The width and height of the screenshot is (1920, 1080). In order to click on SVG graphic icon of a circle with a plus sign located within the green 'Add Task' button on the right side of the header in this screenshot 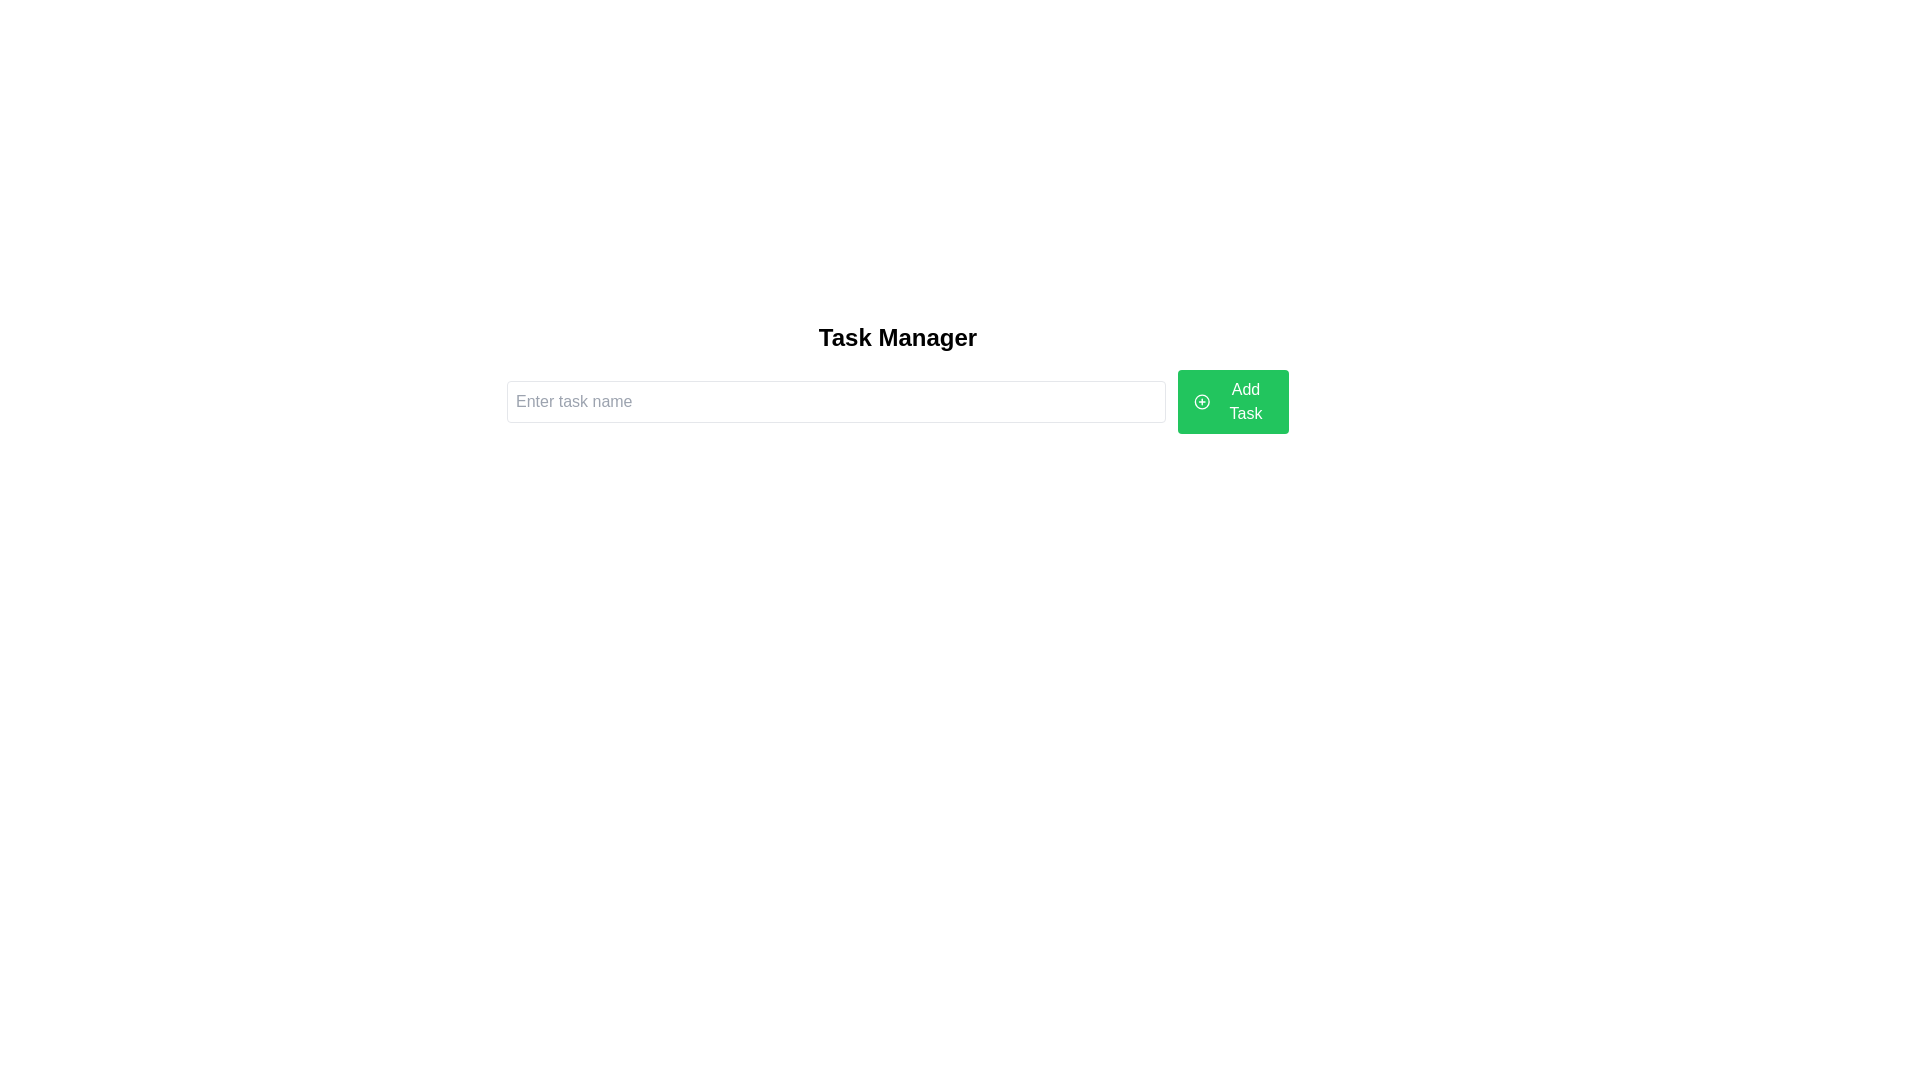, I will do `click(1201, 401)`.